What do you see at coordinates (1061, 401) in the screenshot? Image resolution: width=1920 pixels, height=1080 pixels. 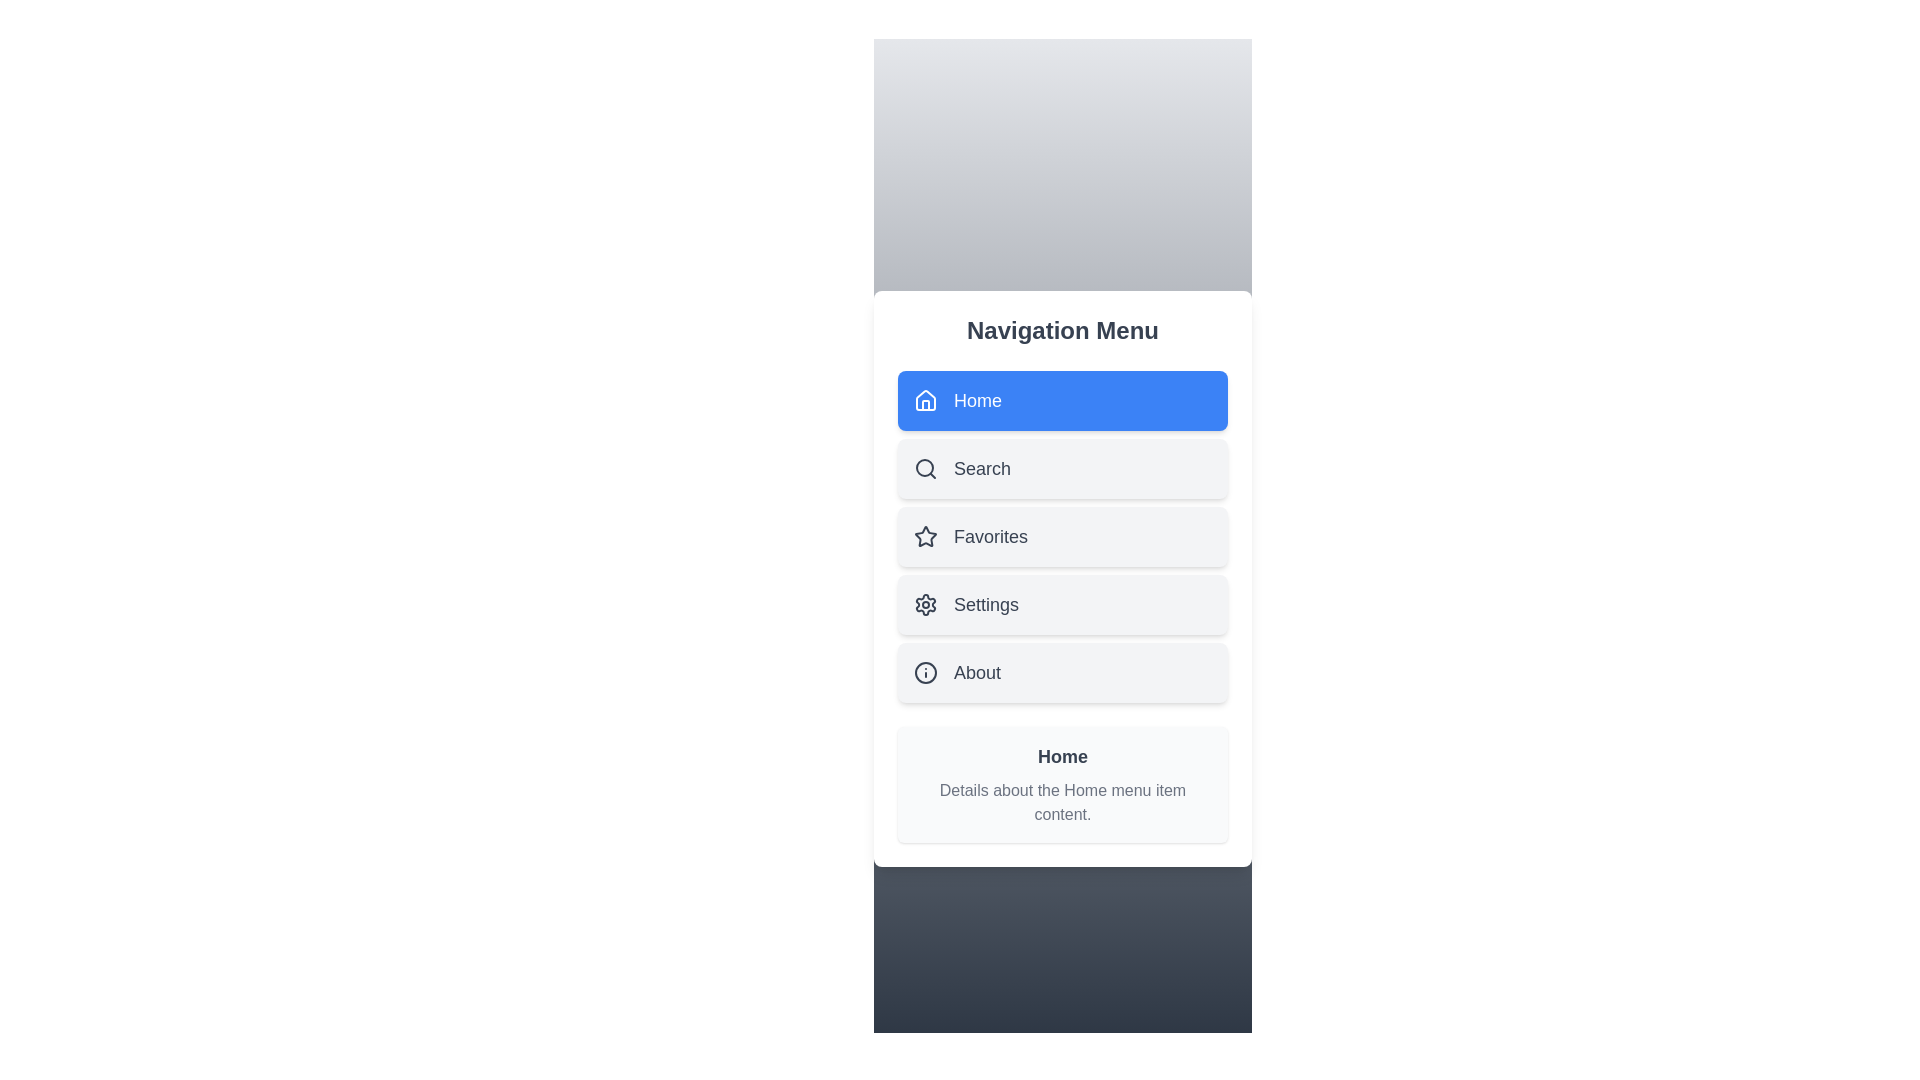 I see `the menu item Home` at bounding box center [1061, 401].